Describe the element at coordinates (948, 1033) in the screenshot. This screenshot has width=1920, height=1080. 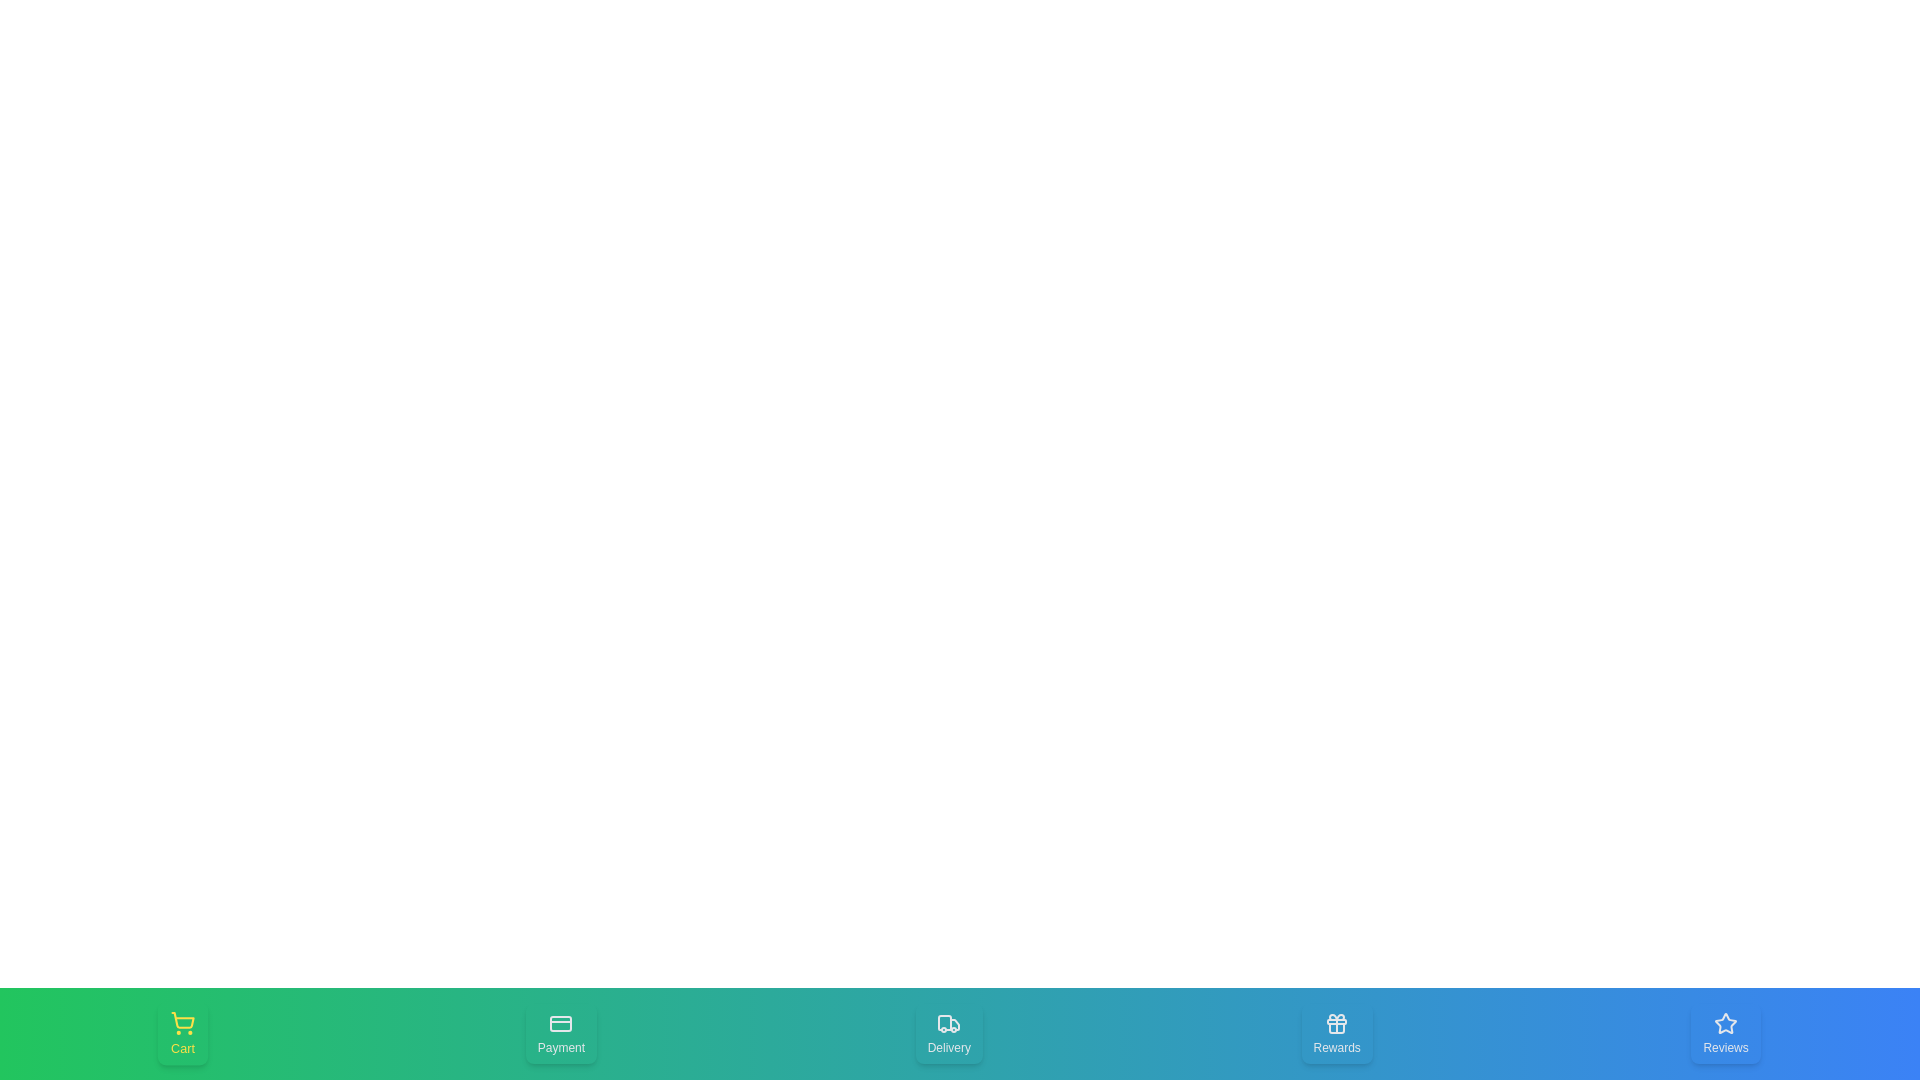
I see `the Delivery navigation tab` at that location.